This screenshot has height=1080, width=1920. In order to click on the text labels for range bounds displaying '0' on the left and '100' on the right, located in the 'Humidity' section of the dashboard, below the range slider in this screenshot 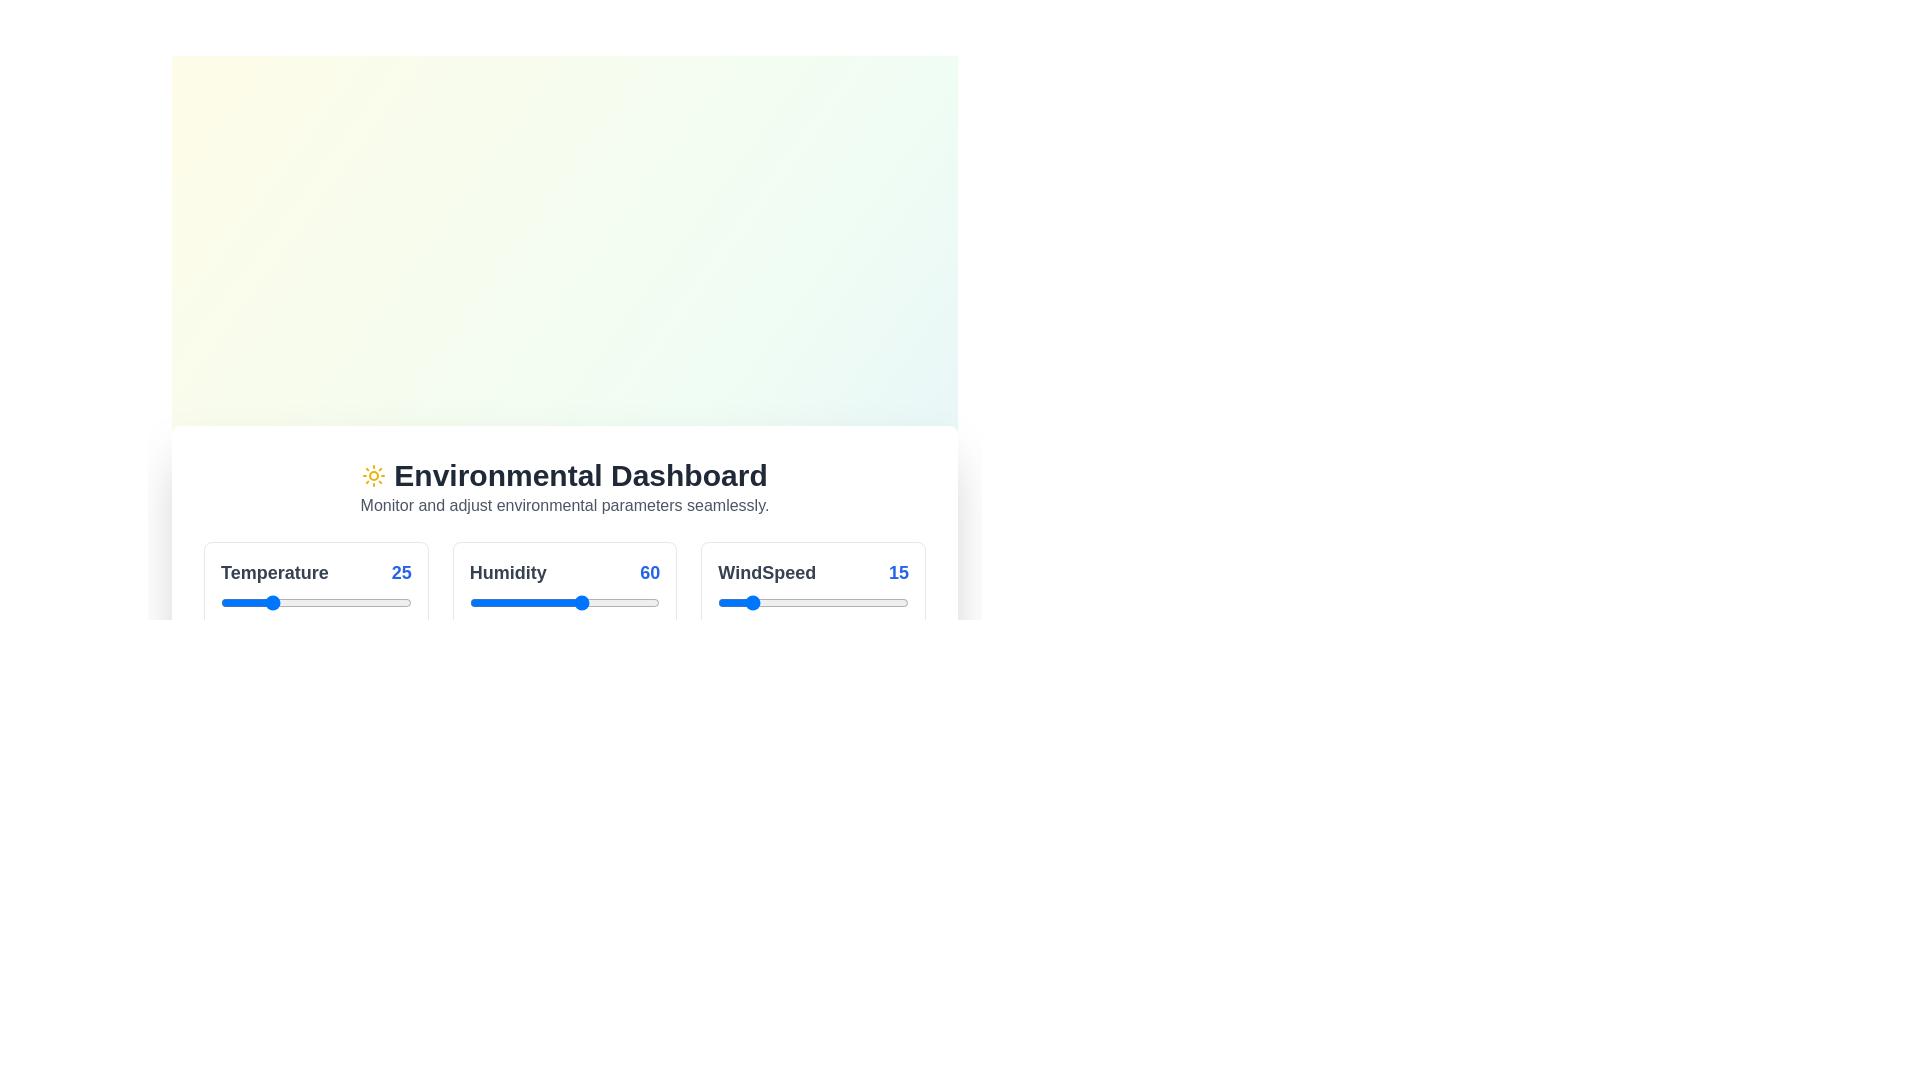, I will do `click(564, 635)`.